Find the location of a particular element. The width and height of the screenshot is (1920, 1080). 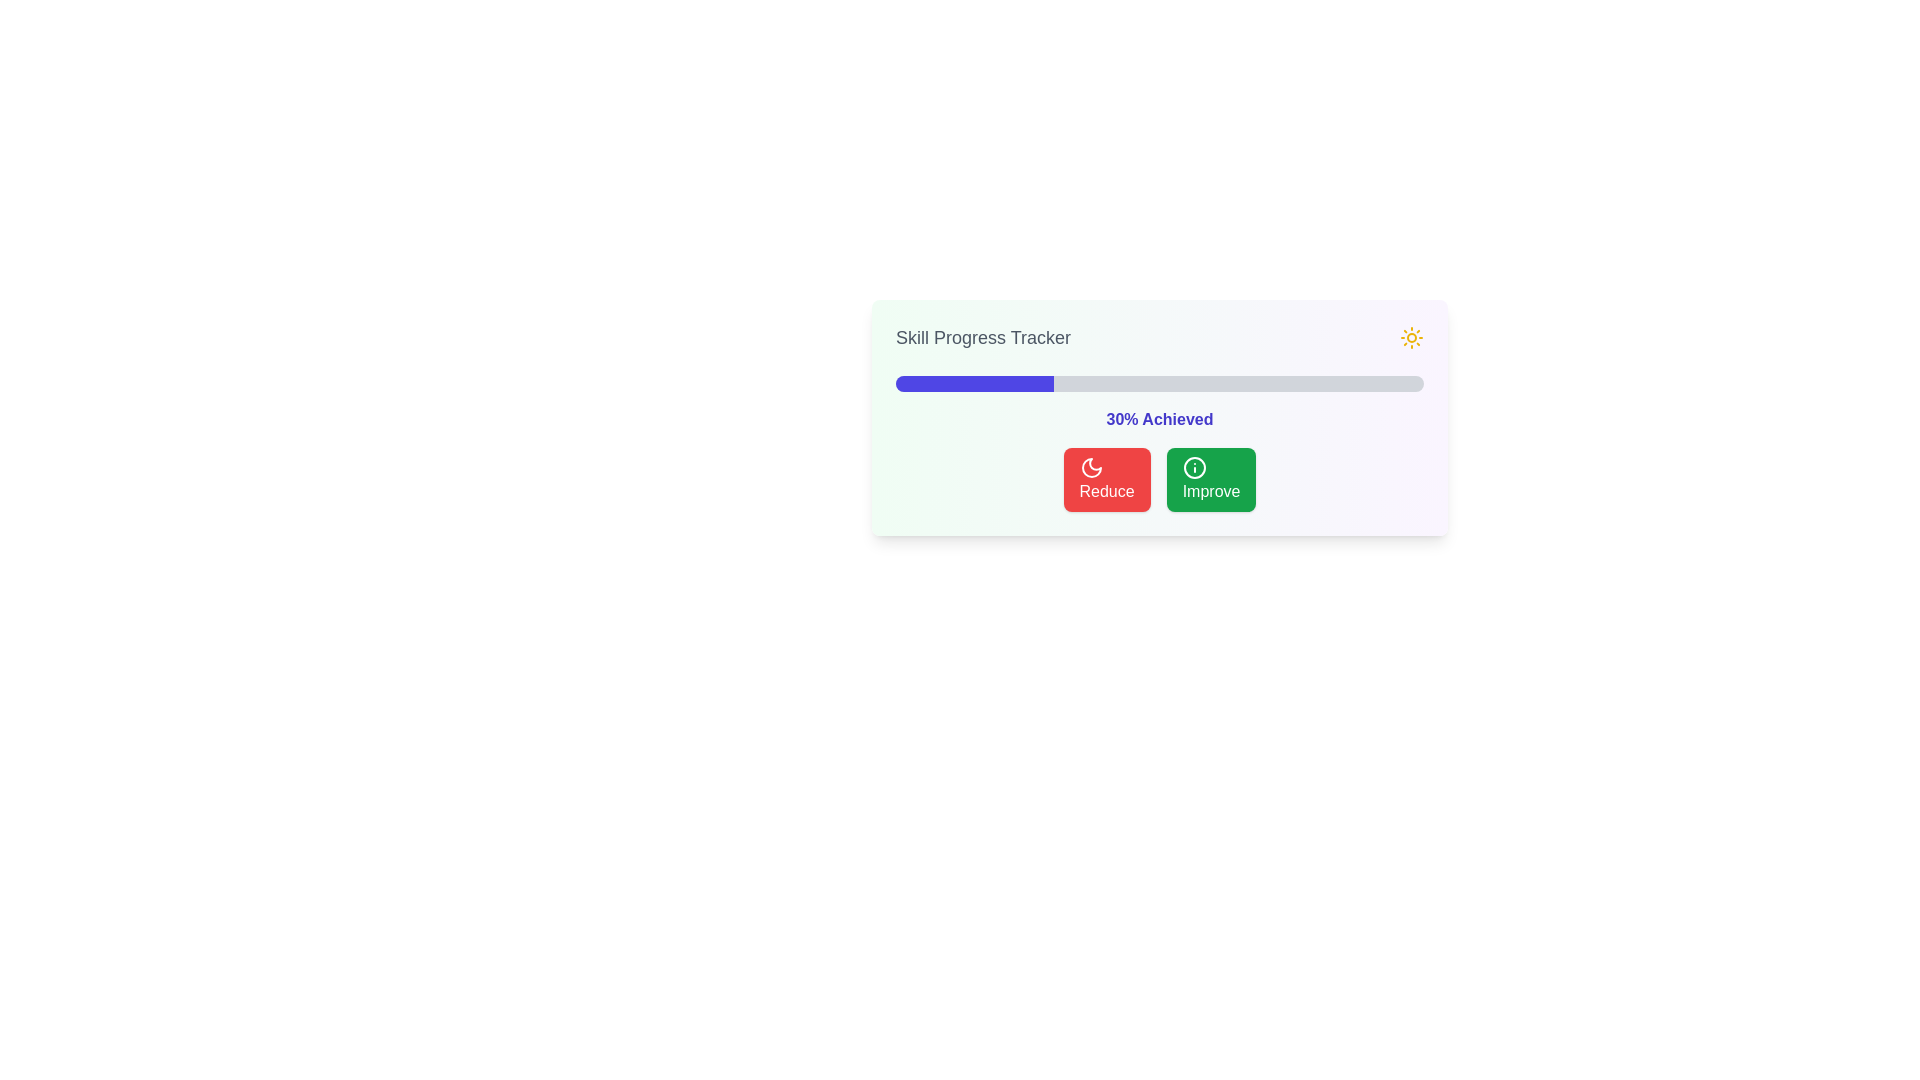

the Progress bar that visually represents a 30% completion level, located under the heading 'Skill Progress Tracker' and above the text '30% Achieved.' is located at coordinates (1160, 384).